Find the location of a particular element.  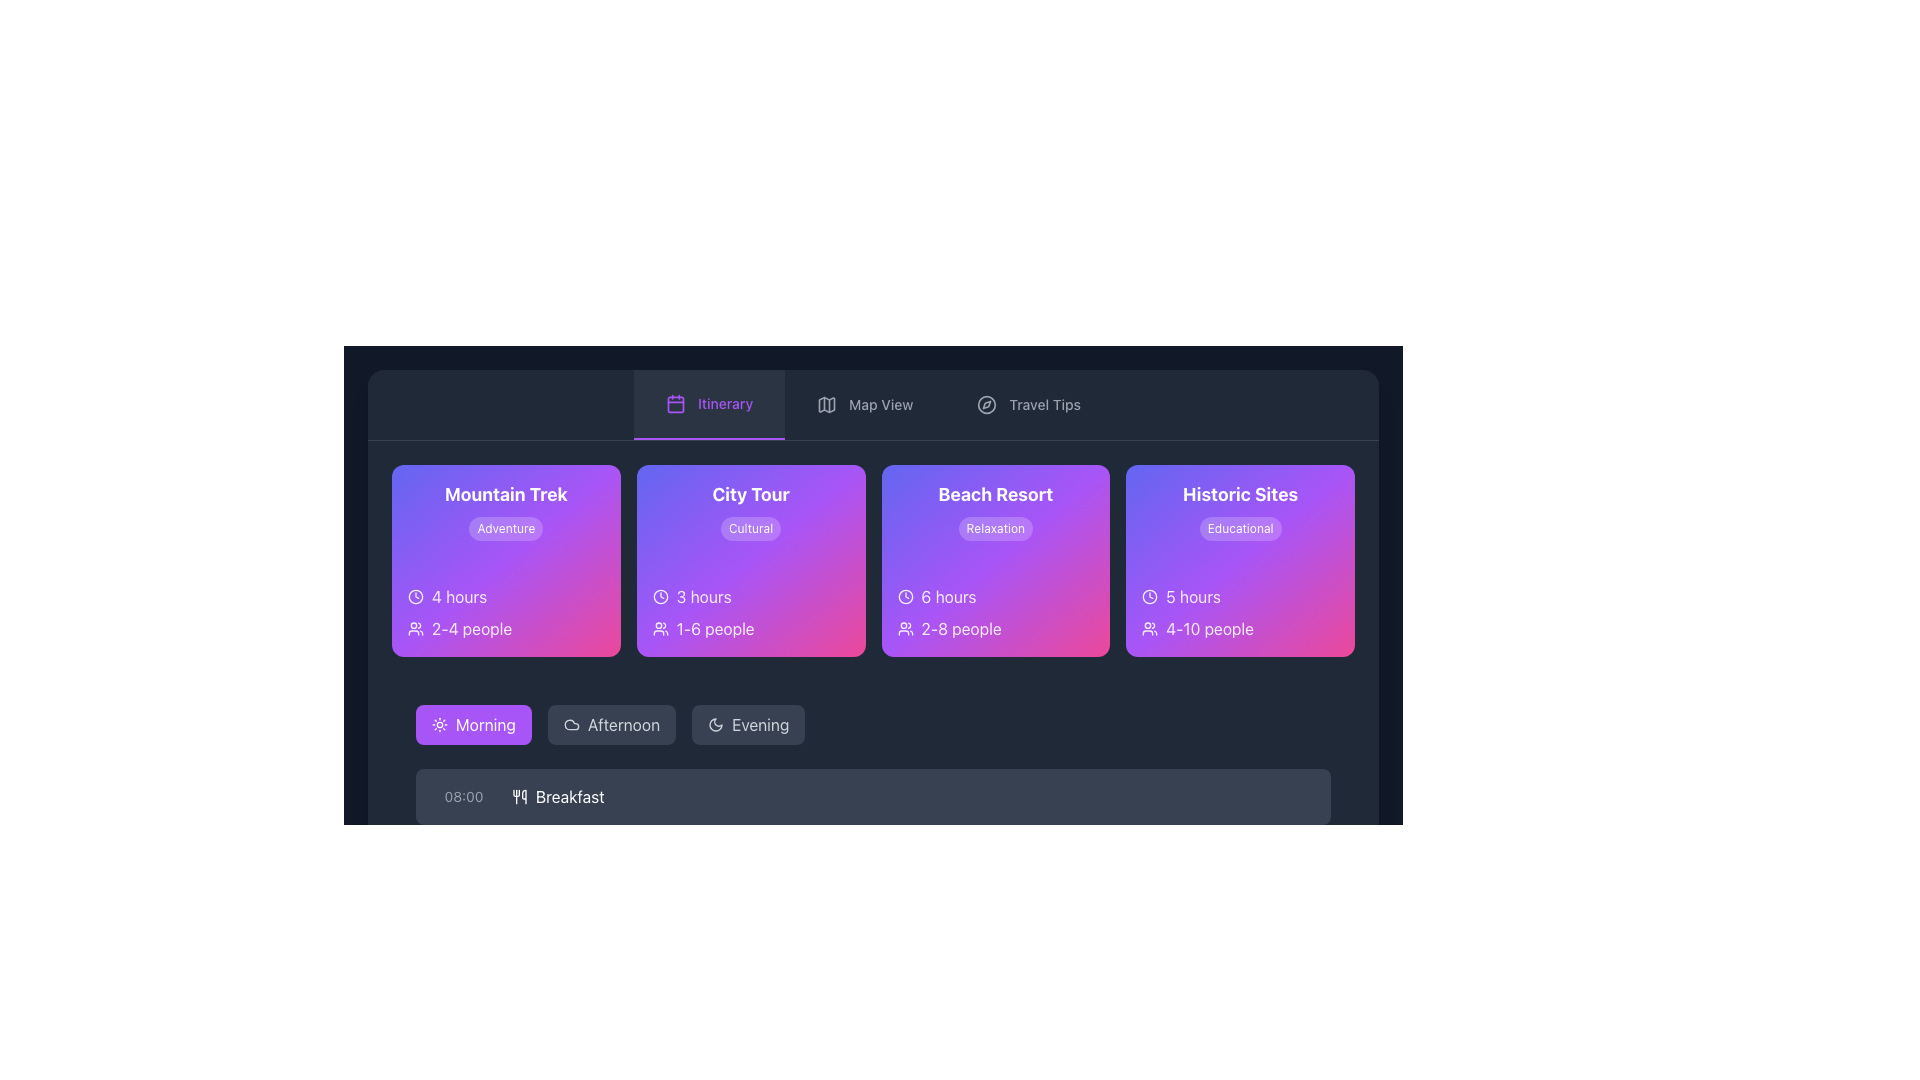

the third card in the grid layout, which has a gradient background from purple to pink and includes the title 'Beach Resort' and tag 'Relaxation' is located at coordinates (995, 560).